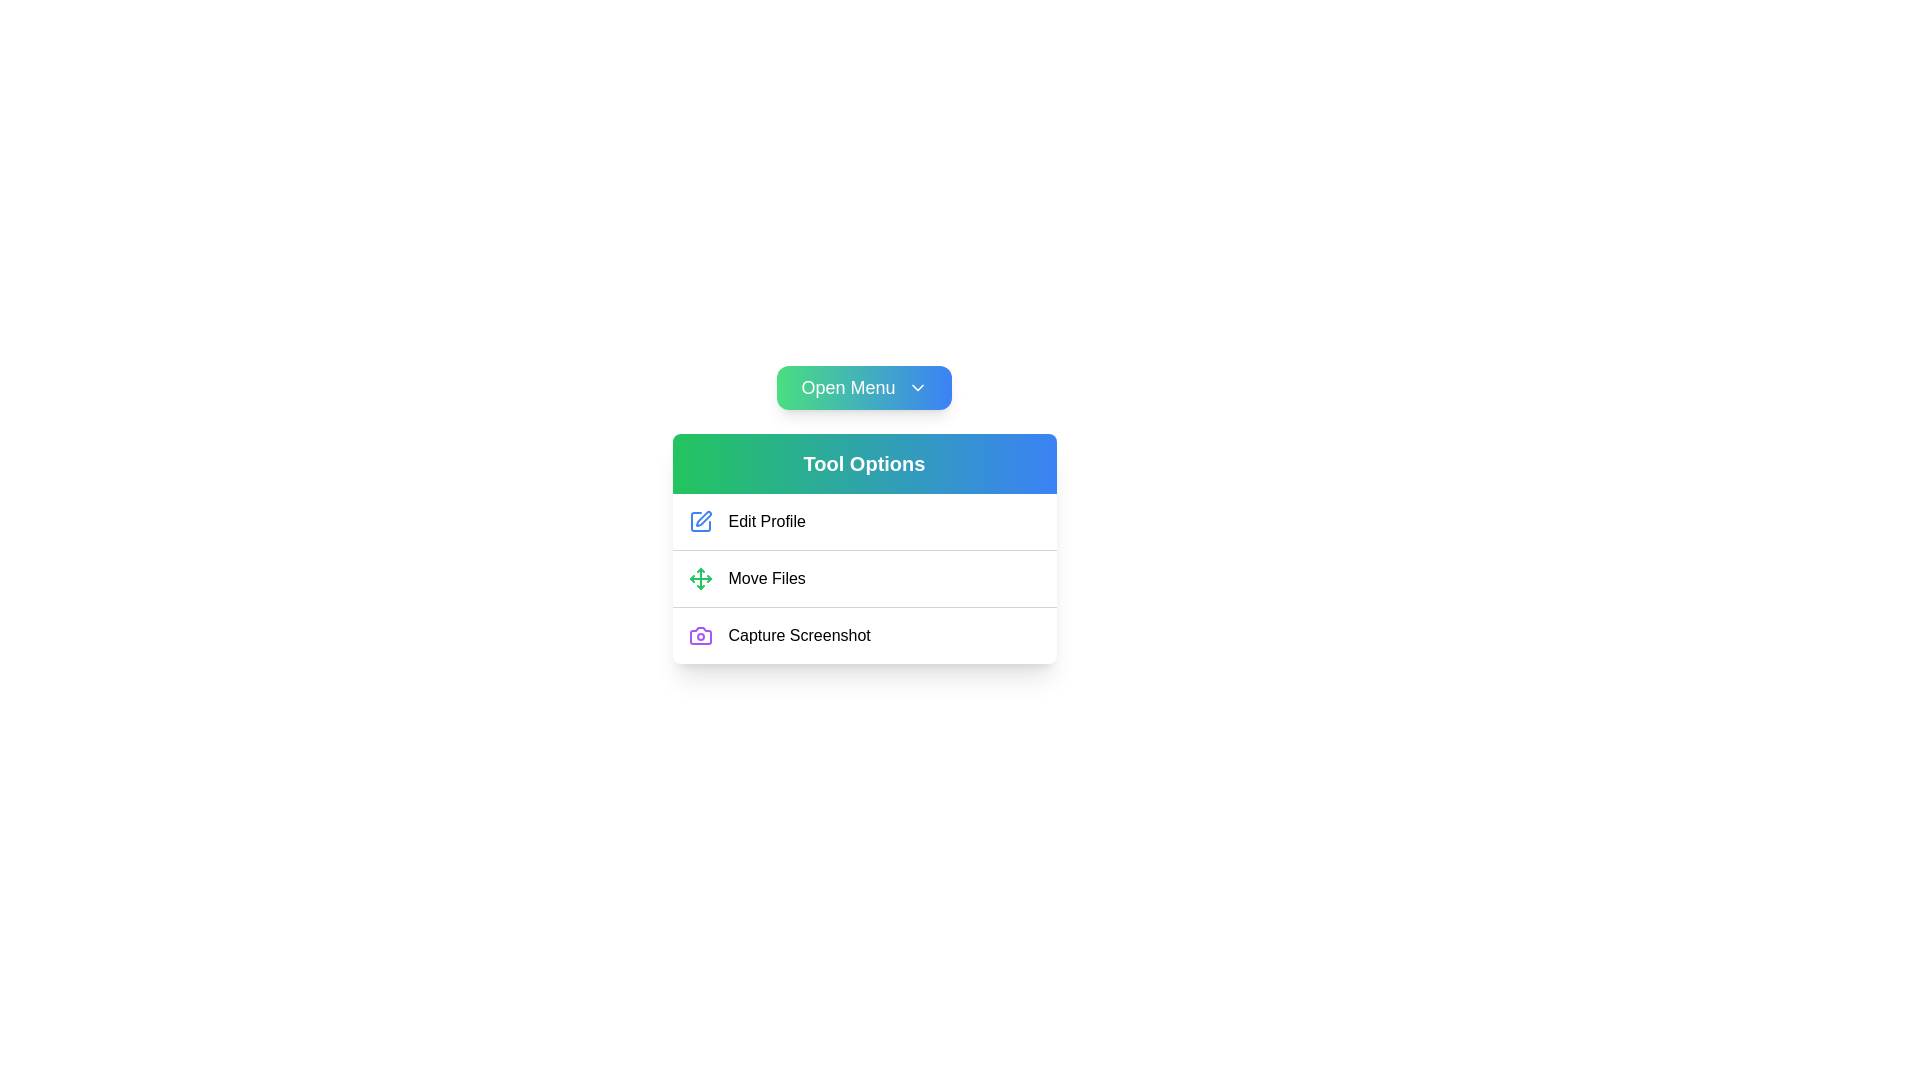 The height and width of the screenshot is (1080, 1920). What do you see at coordinates (700, 520) in the screenshot?
I see `the 'Edit Profile' icon located under the 'Tool Options' heading, which is the first option in a vertical list, positioned to the left of the text 'Edit Profile'` at bounding box center [700, 520].